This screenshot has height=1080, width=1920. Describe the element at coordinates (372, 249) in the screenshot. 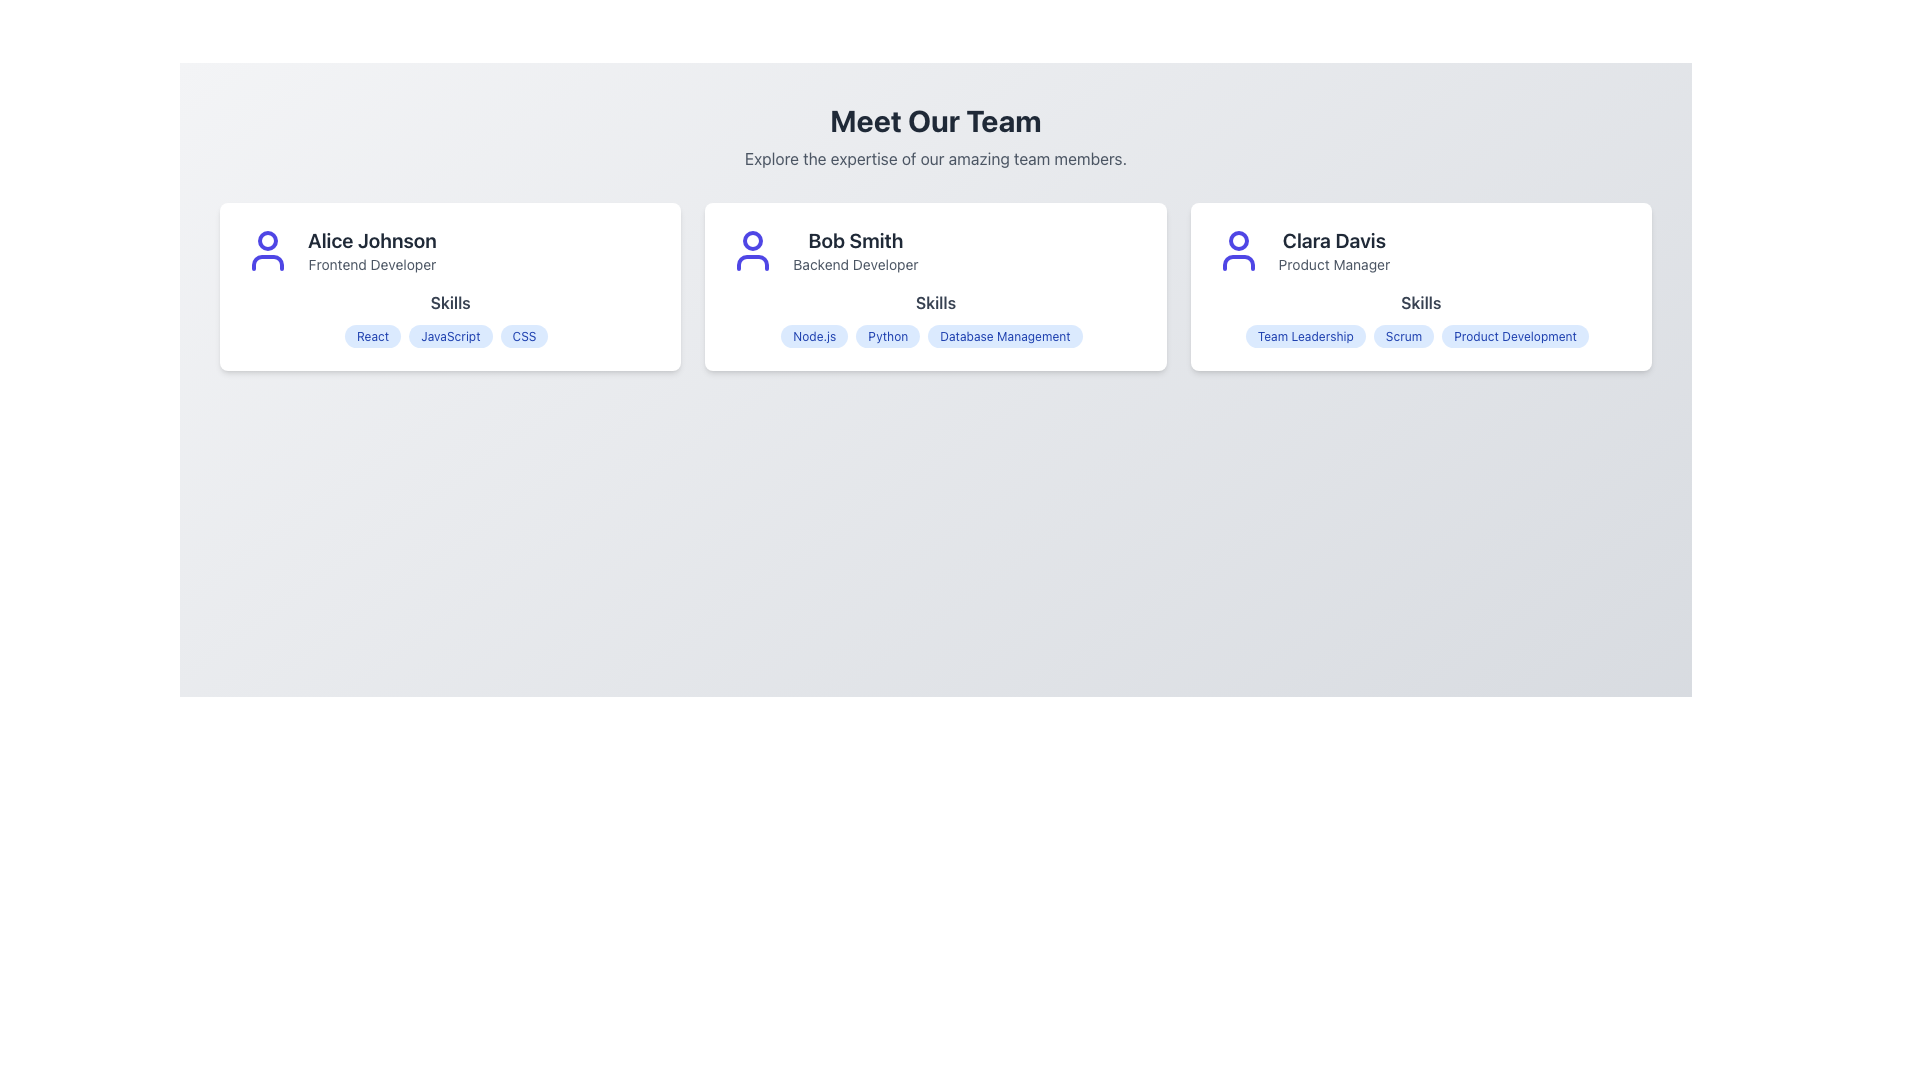

I see `the text display showing 'Alice Johnson' and 'Frontend Developer', which is styled with a bold font and located in the leftmost card` at that location.